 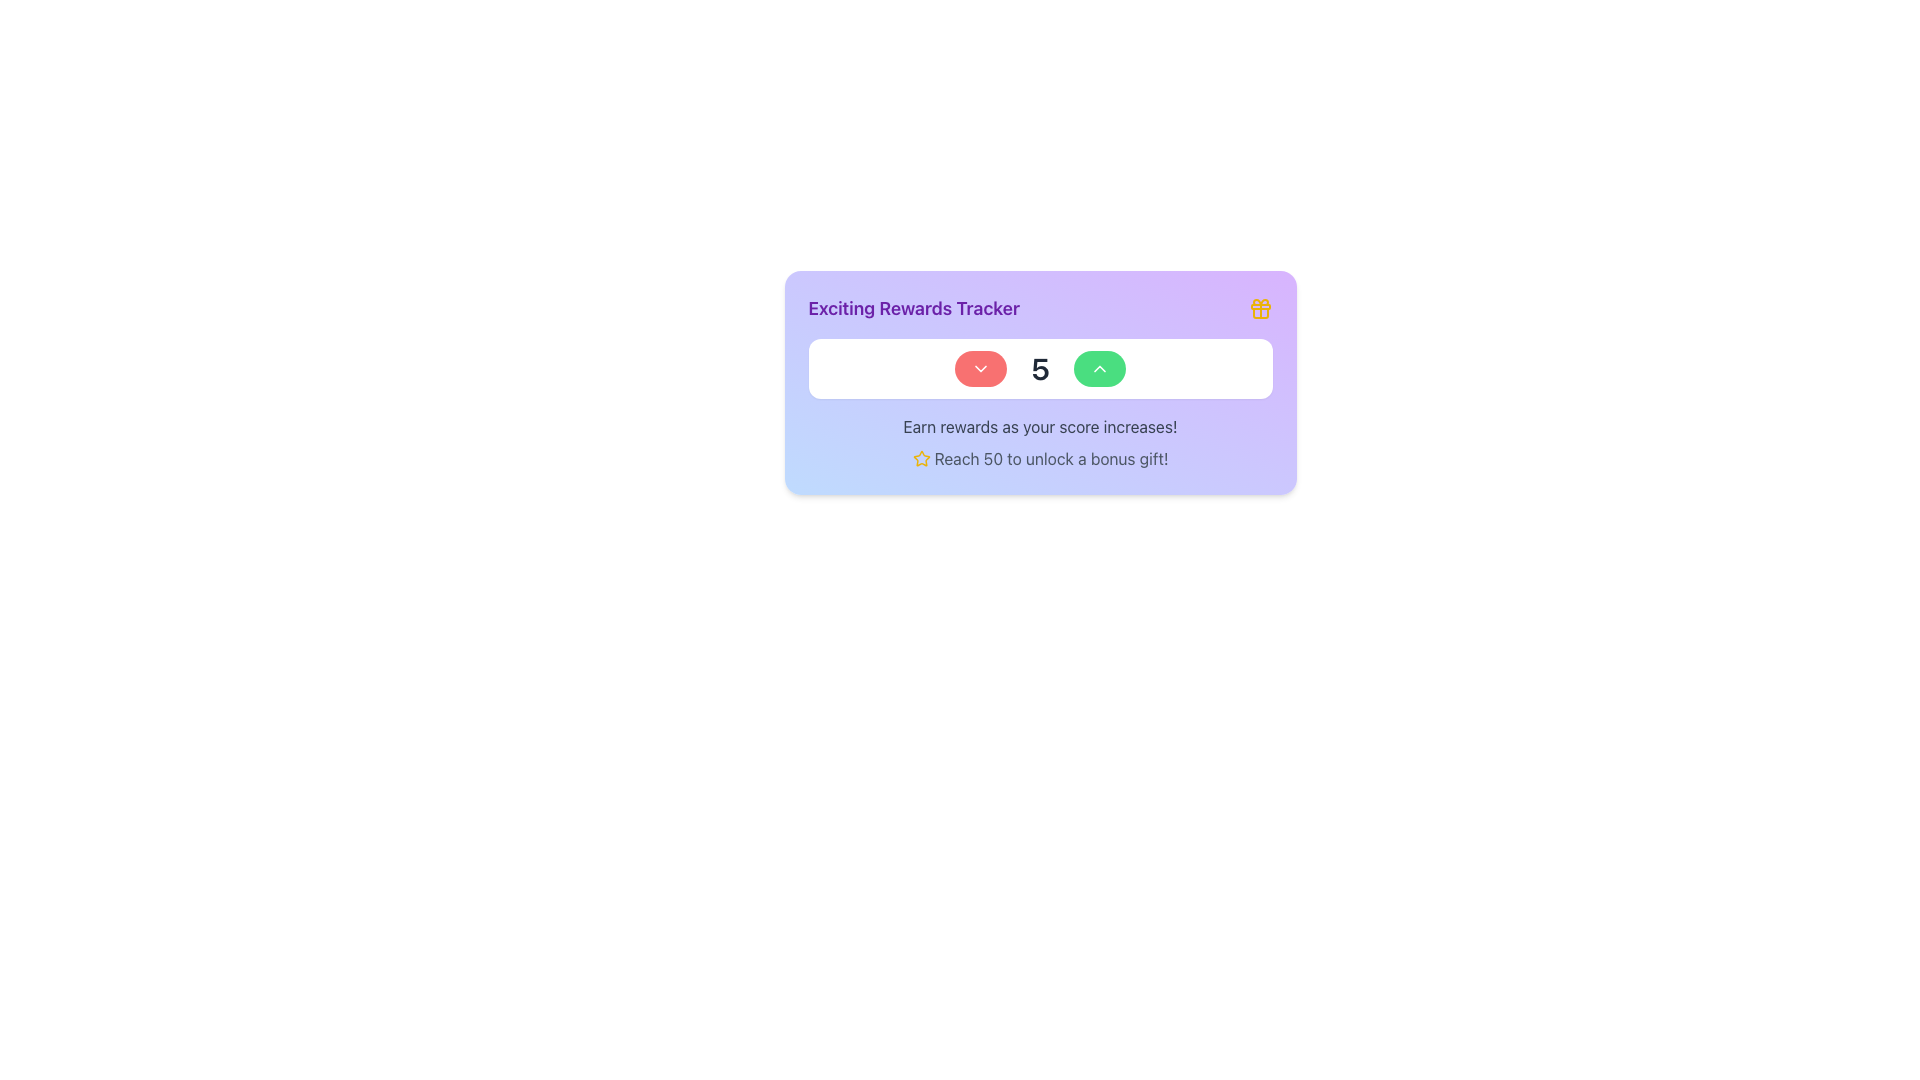 What do you see at coordinates (1098, 369) in the screenshot?
I see `the upward chevron button located to the right of the text '5', which is the last interactive button in the row of elements` at bounding box center [1098, 369].